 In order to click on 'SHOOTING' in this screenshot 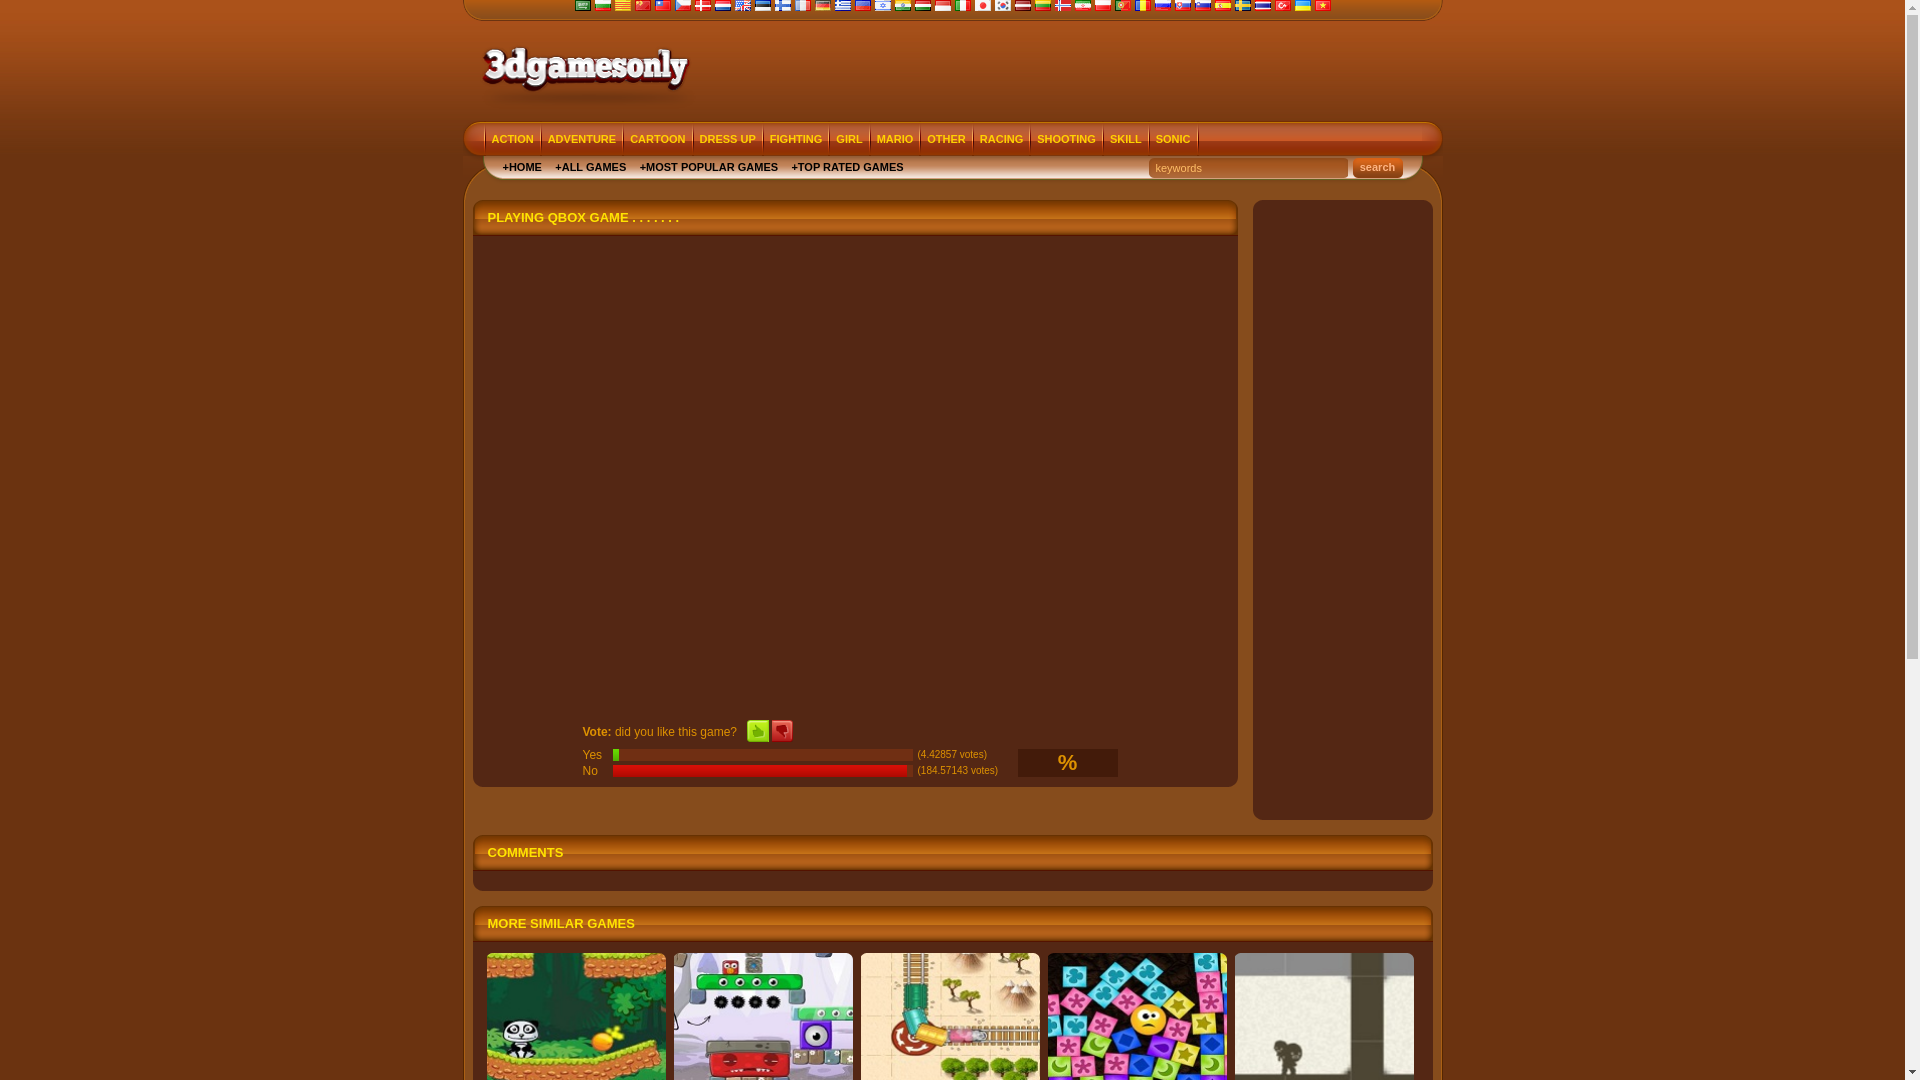, I will do `click(1065, 138)`.